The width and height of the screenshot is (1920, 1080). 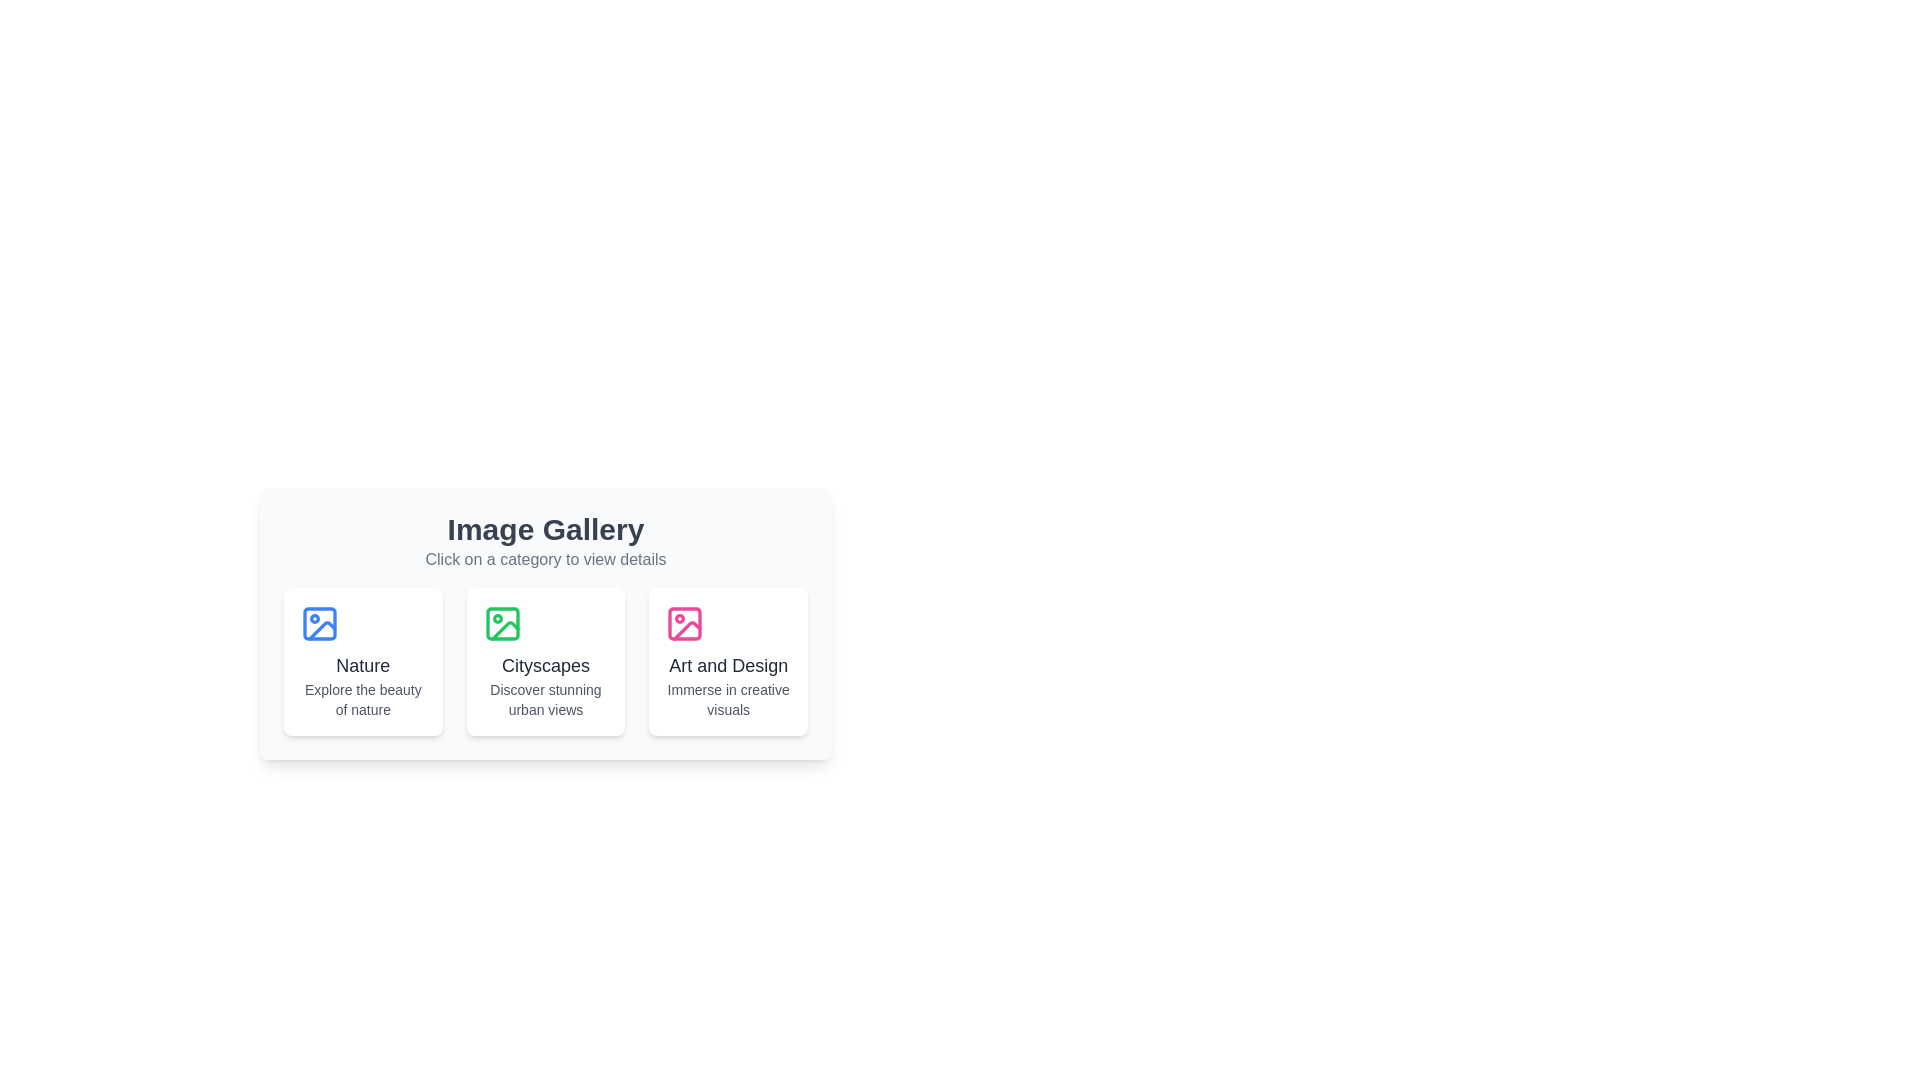 What do you see at coordinates (727, 662) in the screenshot?
I see `the 'Art and Design' selectable card, which features a white background, rounded corners, and a pink-outlined image icon at the top` at bounding box center [727, 662].